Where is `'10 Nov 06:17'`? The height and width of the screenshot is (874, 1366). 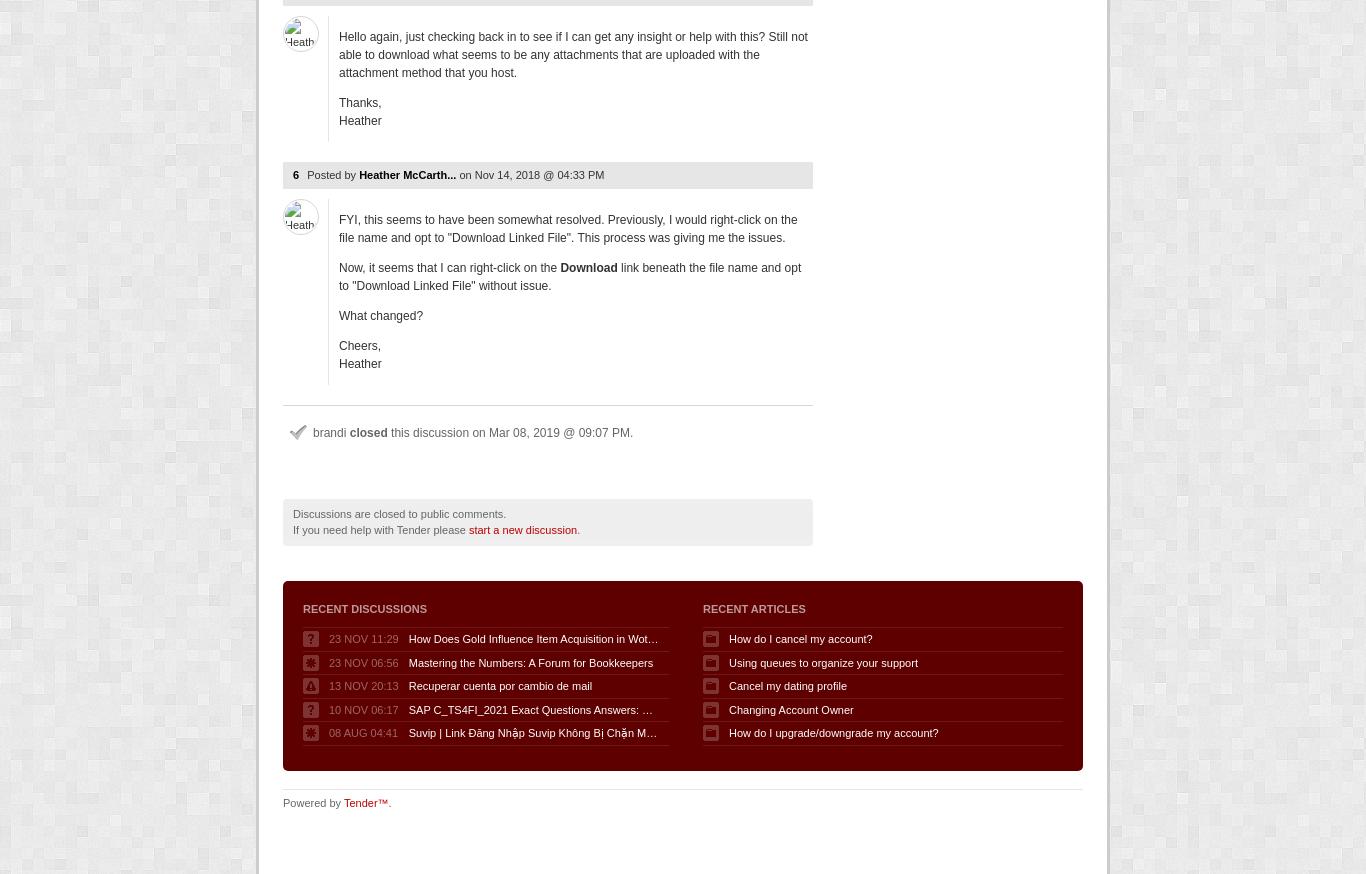 '10 Nov 06:17' is located at coordinates (362, 708).